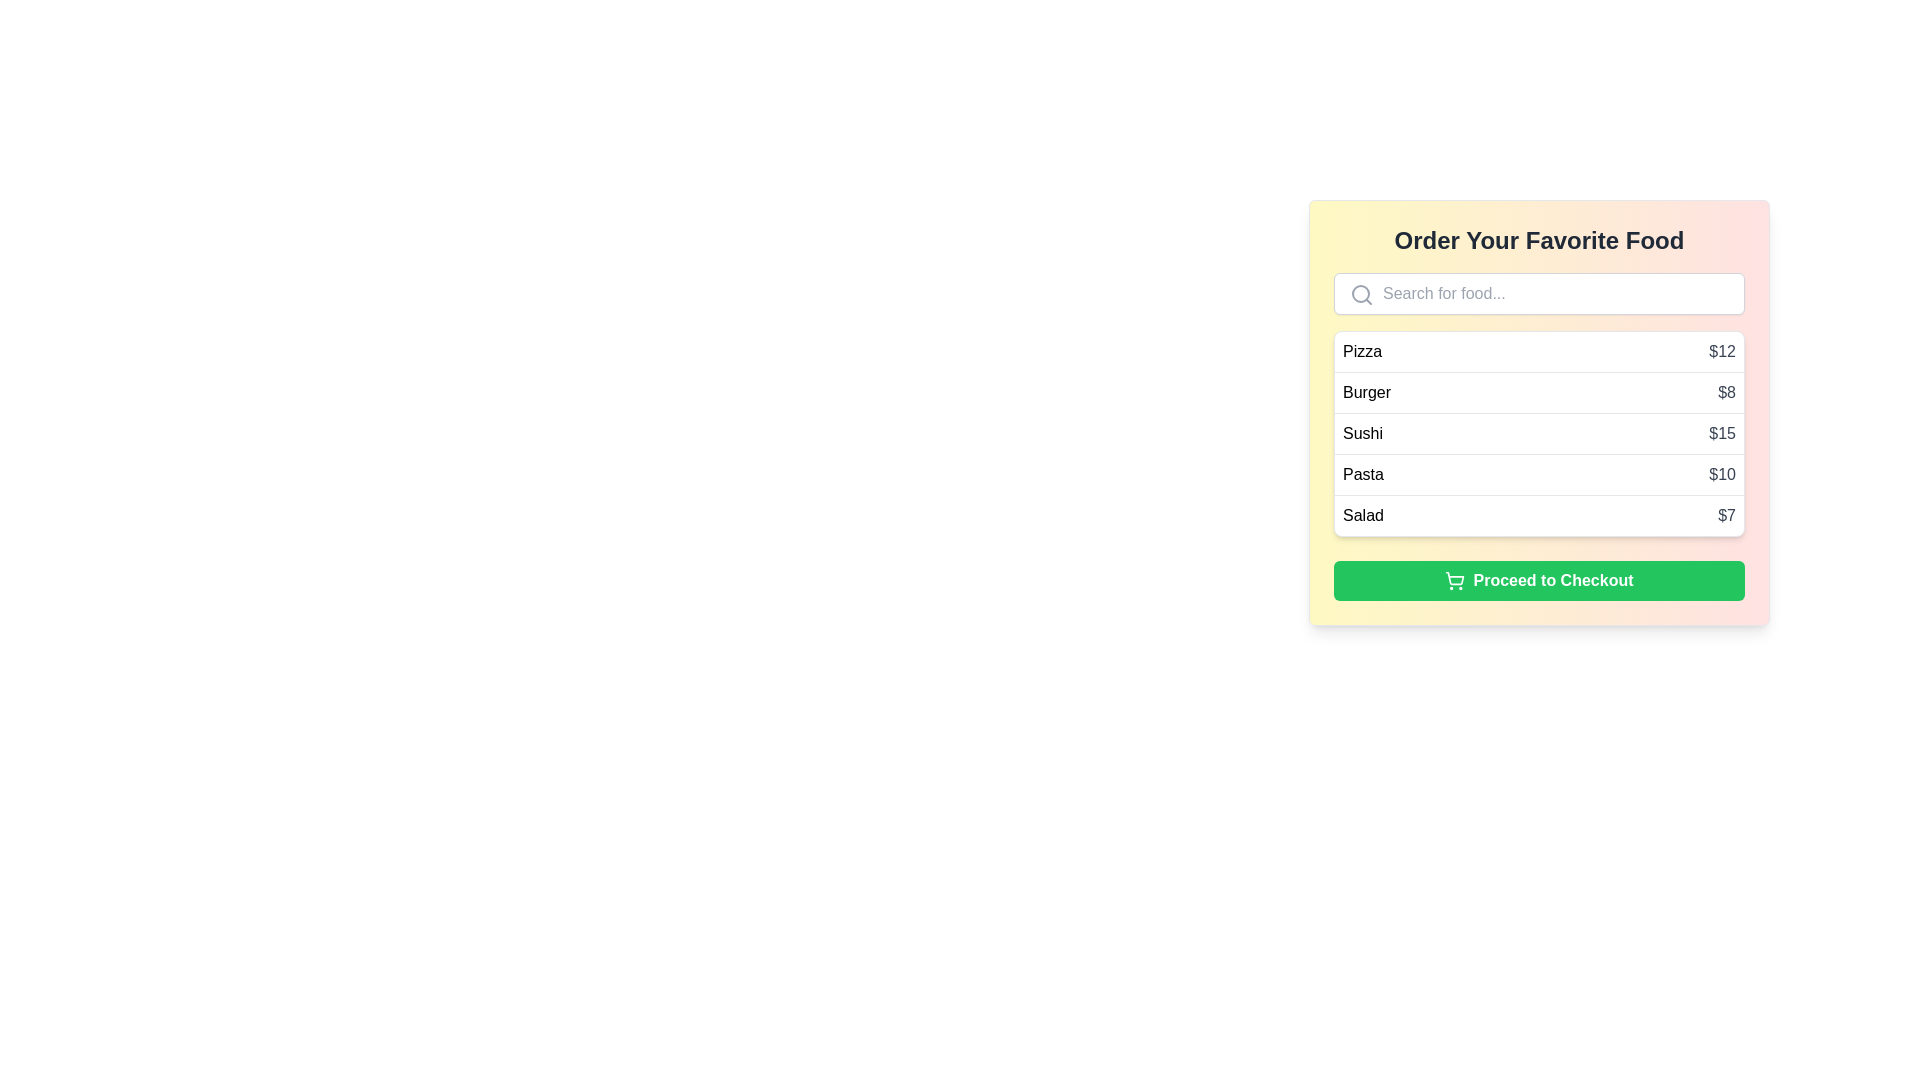 The width and height of the screenshot is (1920, 1080). I want to click on the gray magnifying glass icon representing the search function, which is located to the left of the input field with the placeholder 'Search for food...', so click(1361, 294).